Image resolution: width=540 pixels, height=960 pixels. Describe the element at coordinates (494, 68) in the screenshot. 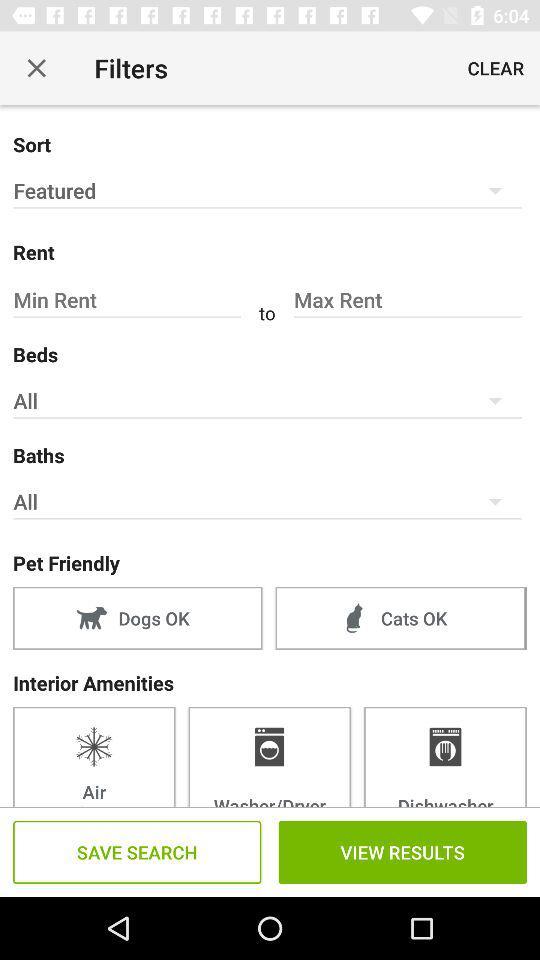

I see `the option clear which is on the top right corner of the page` at that location.